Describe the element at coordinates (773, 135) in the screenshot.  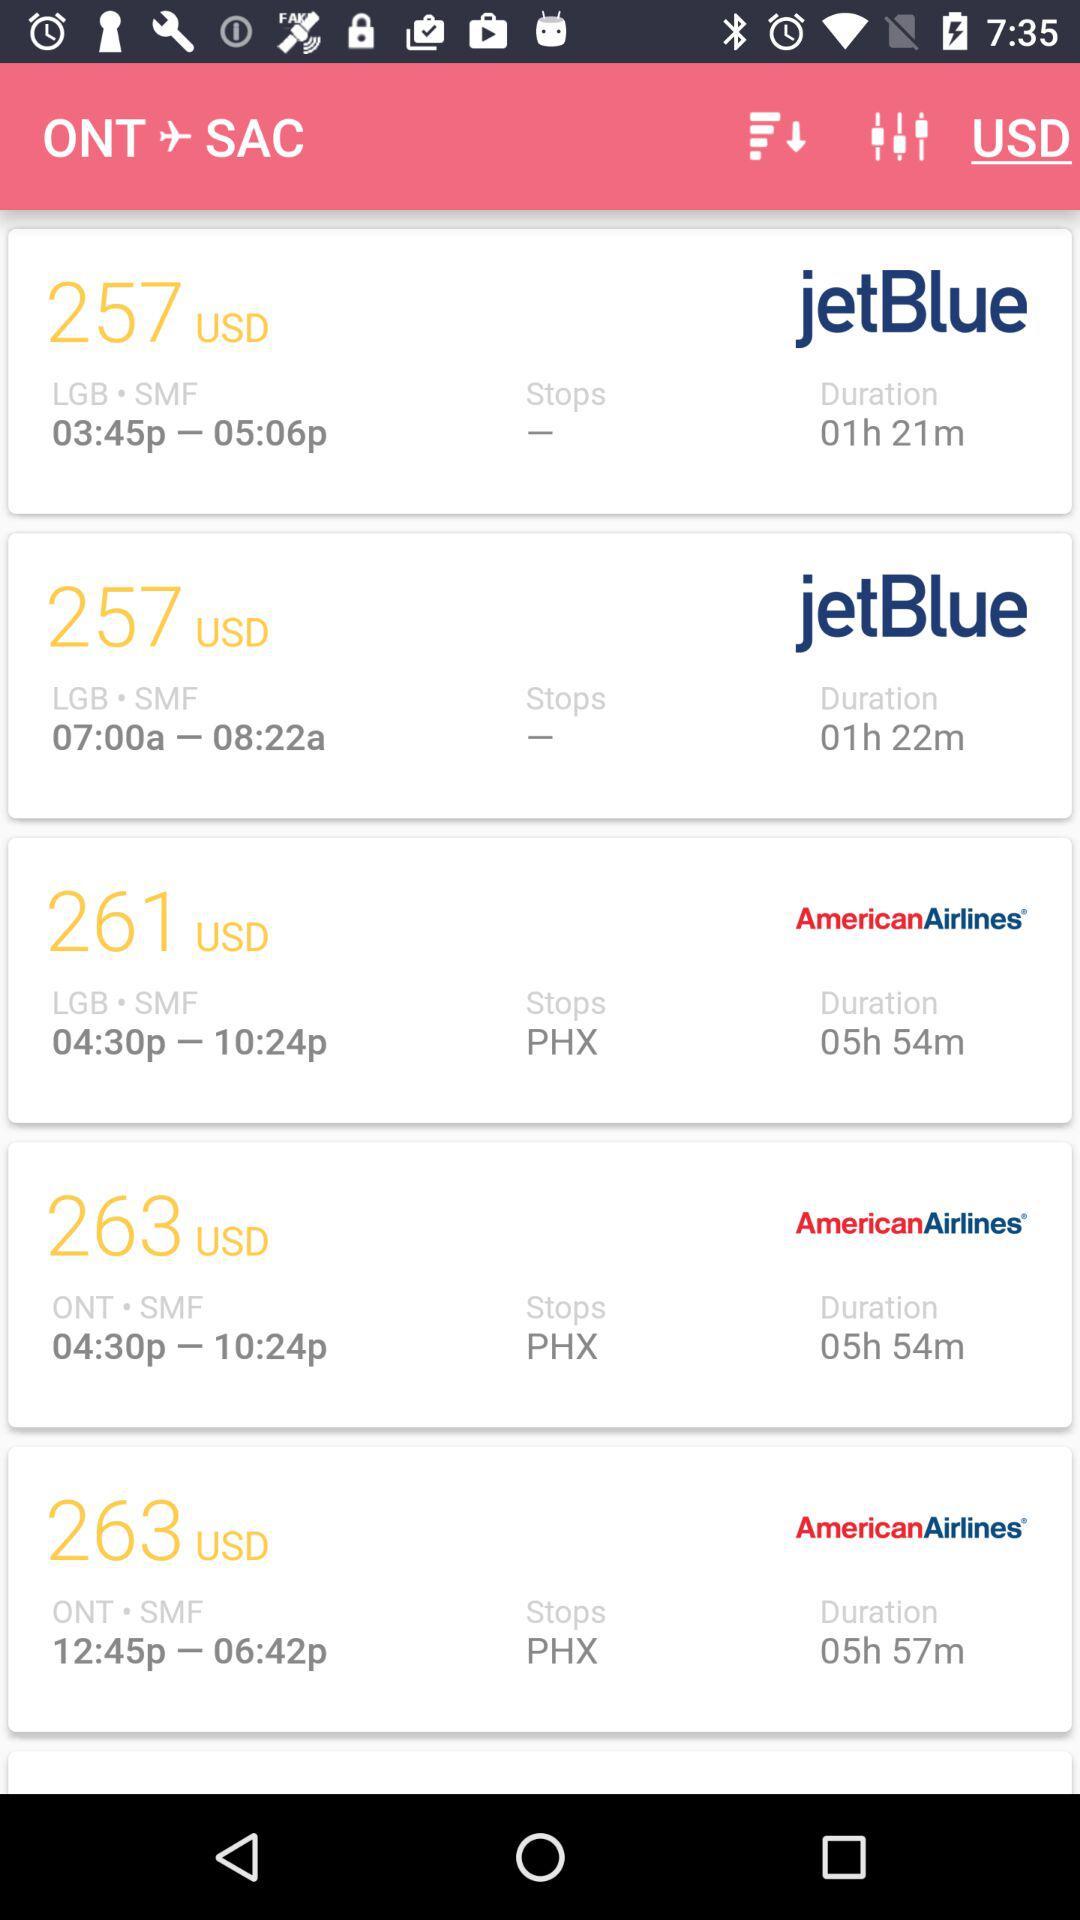
I see `the item to the right of the sac item` at that location.